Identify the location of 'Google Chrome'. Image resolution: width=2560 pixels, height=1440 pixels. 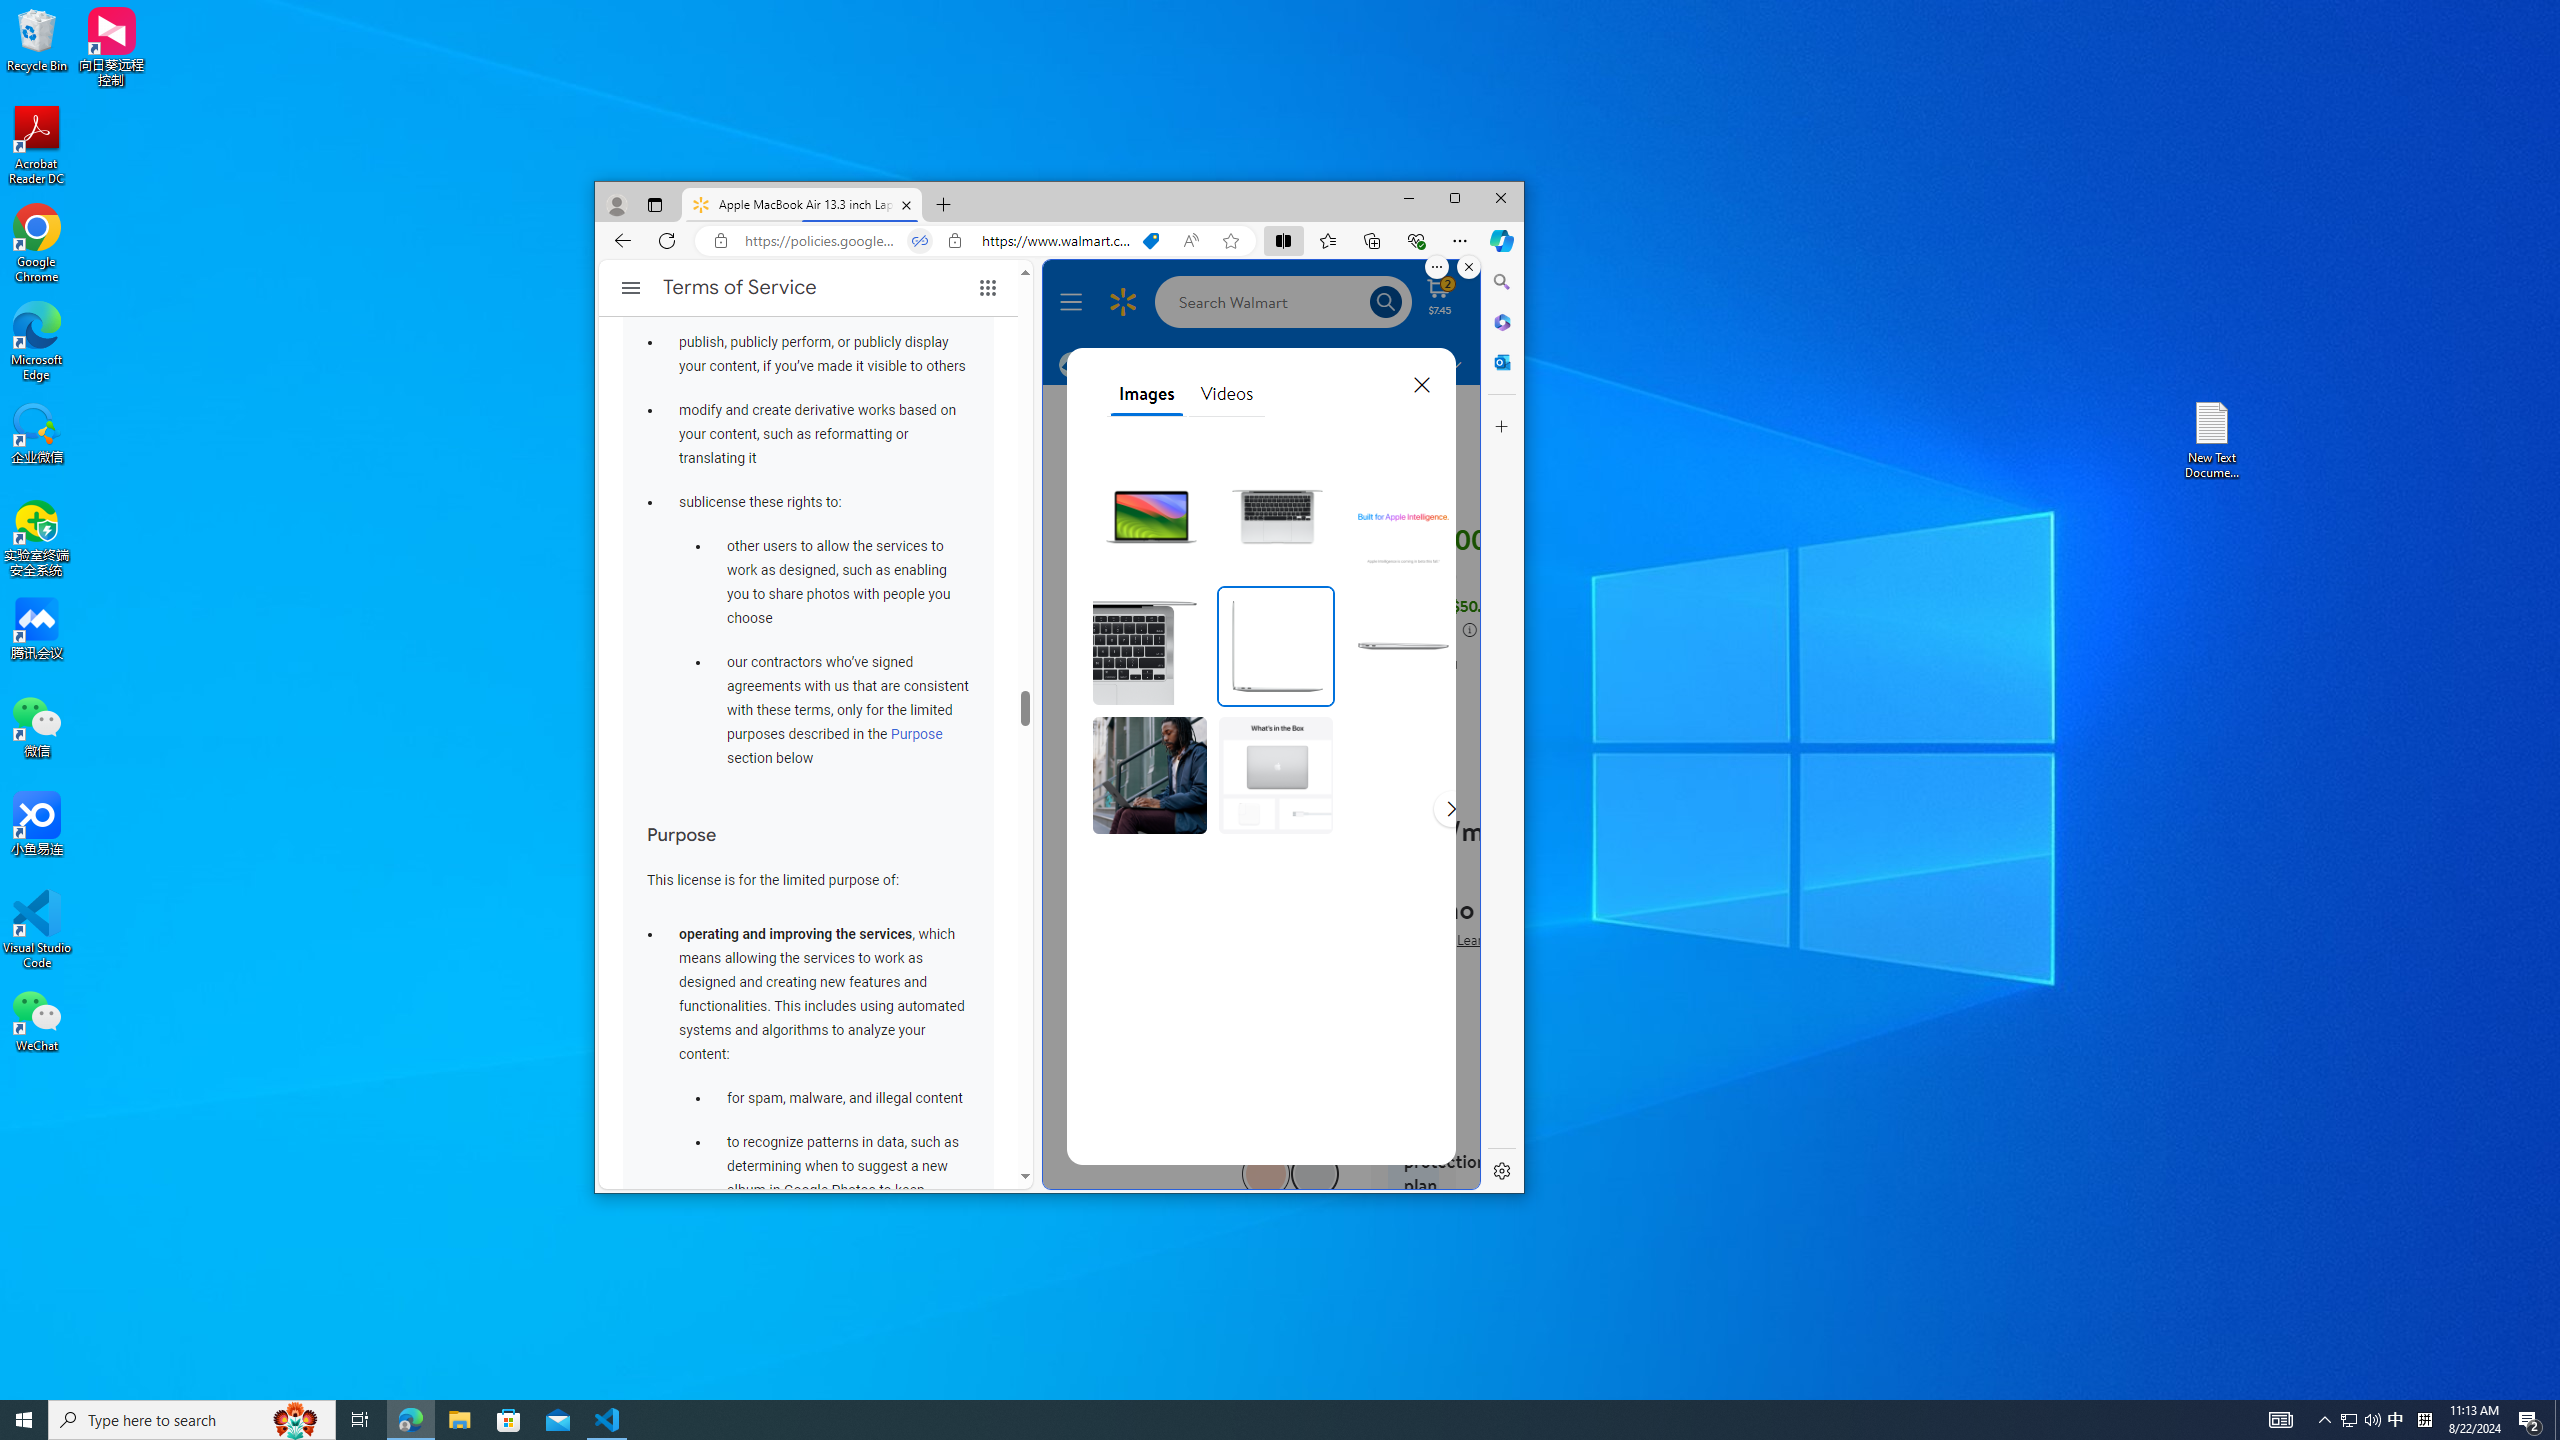
(36, 244).